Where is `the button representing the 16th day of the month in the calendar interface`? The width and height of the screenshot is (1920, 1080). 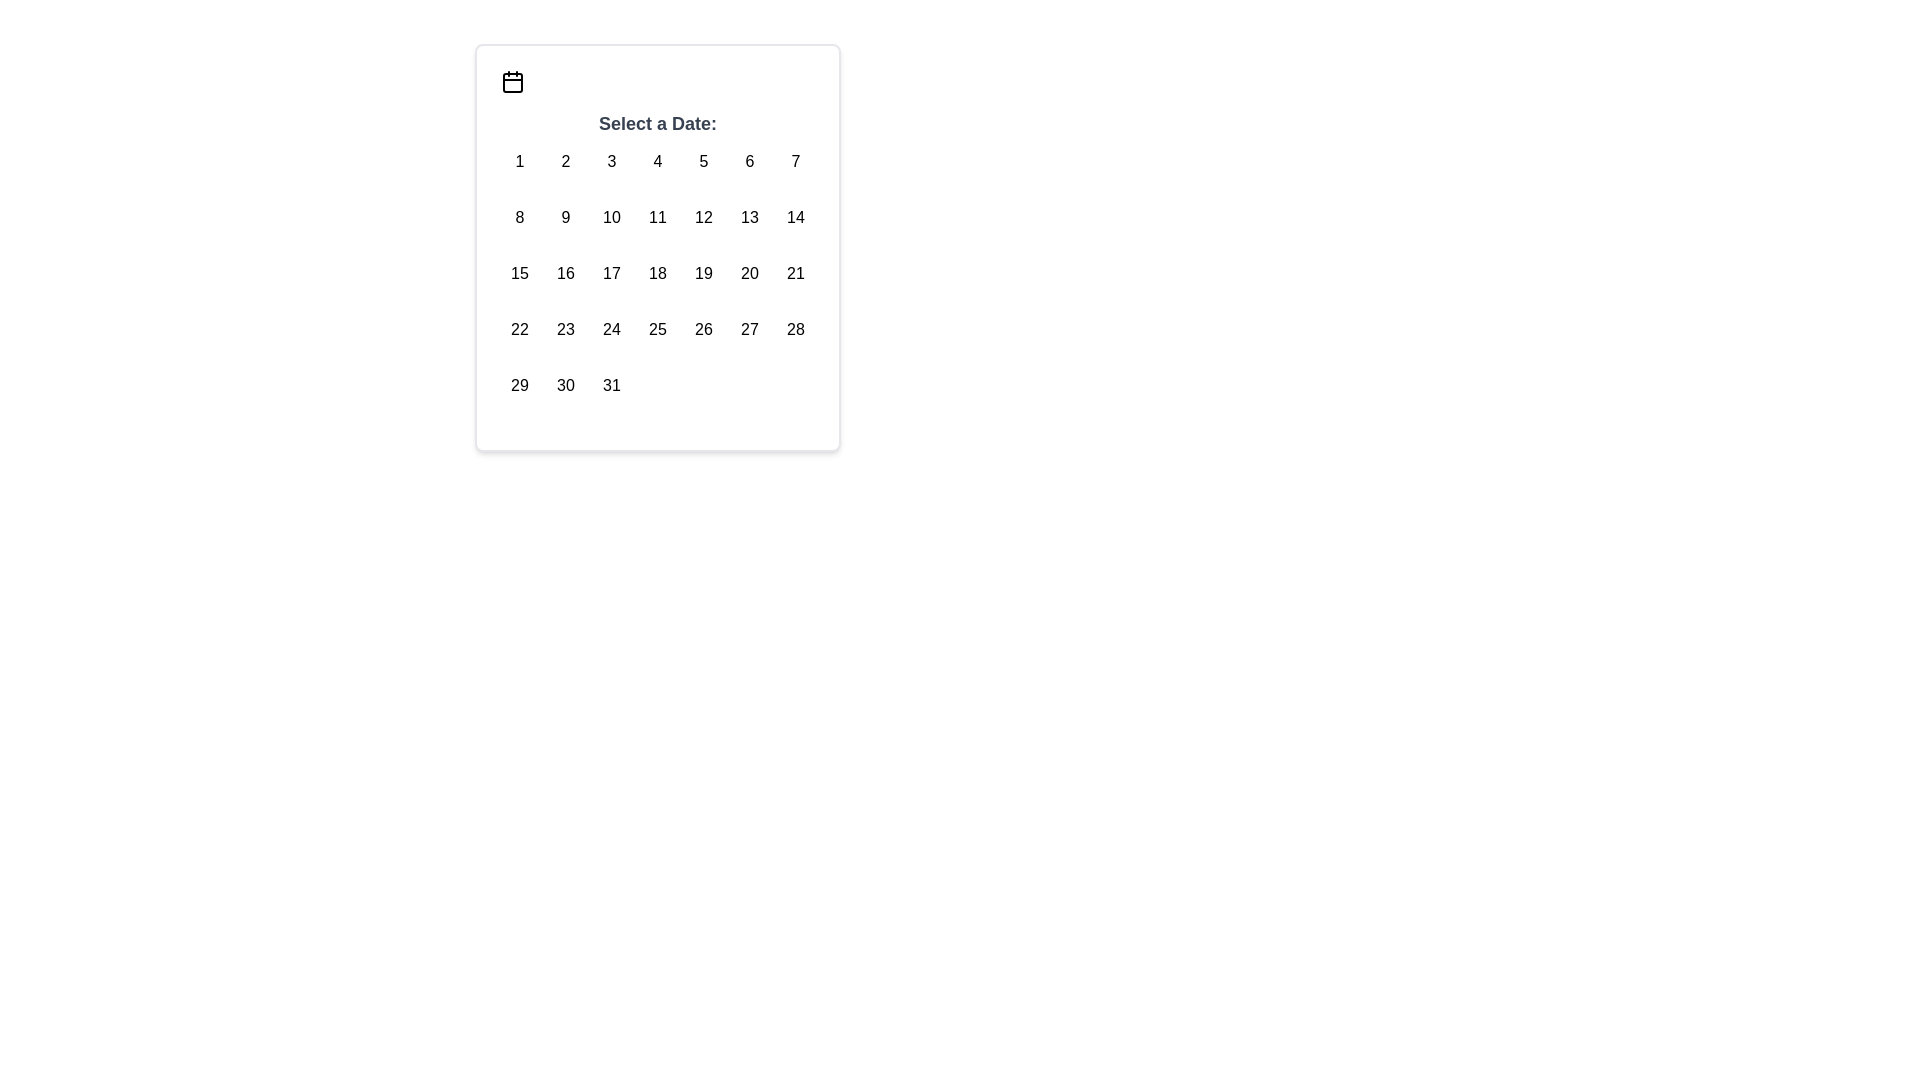 the button representing the 16th day of the month in the calendar interface is located at coordinates (565, 273).